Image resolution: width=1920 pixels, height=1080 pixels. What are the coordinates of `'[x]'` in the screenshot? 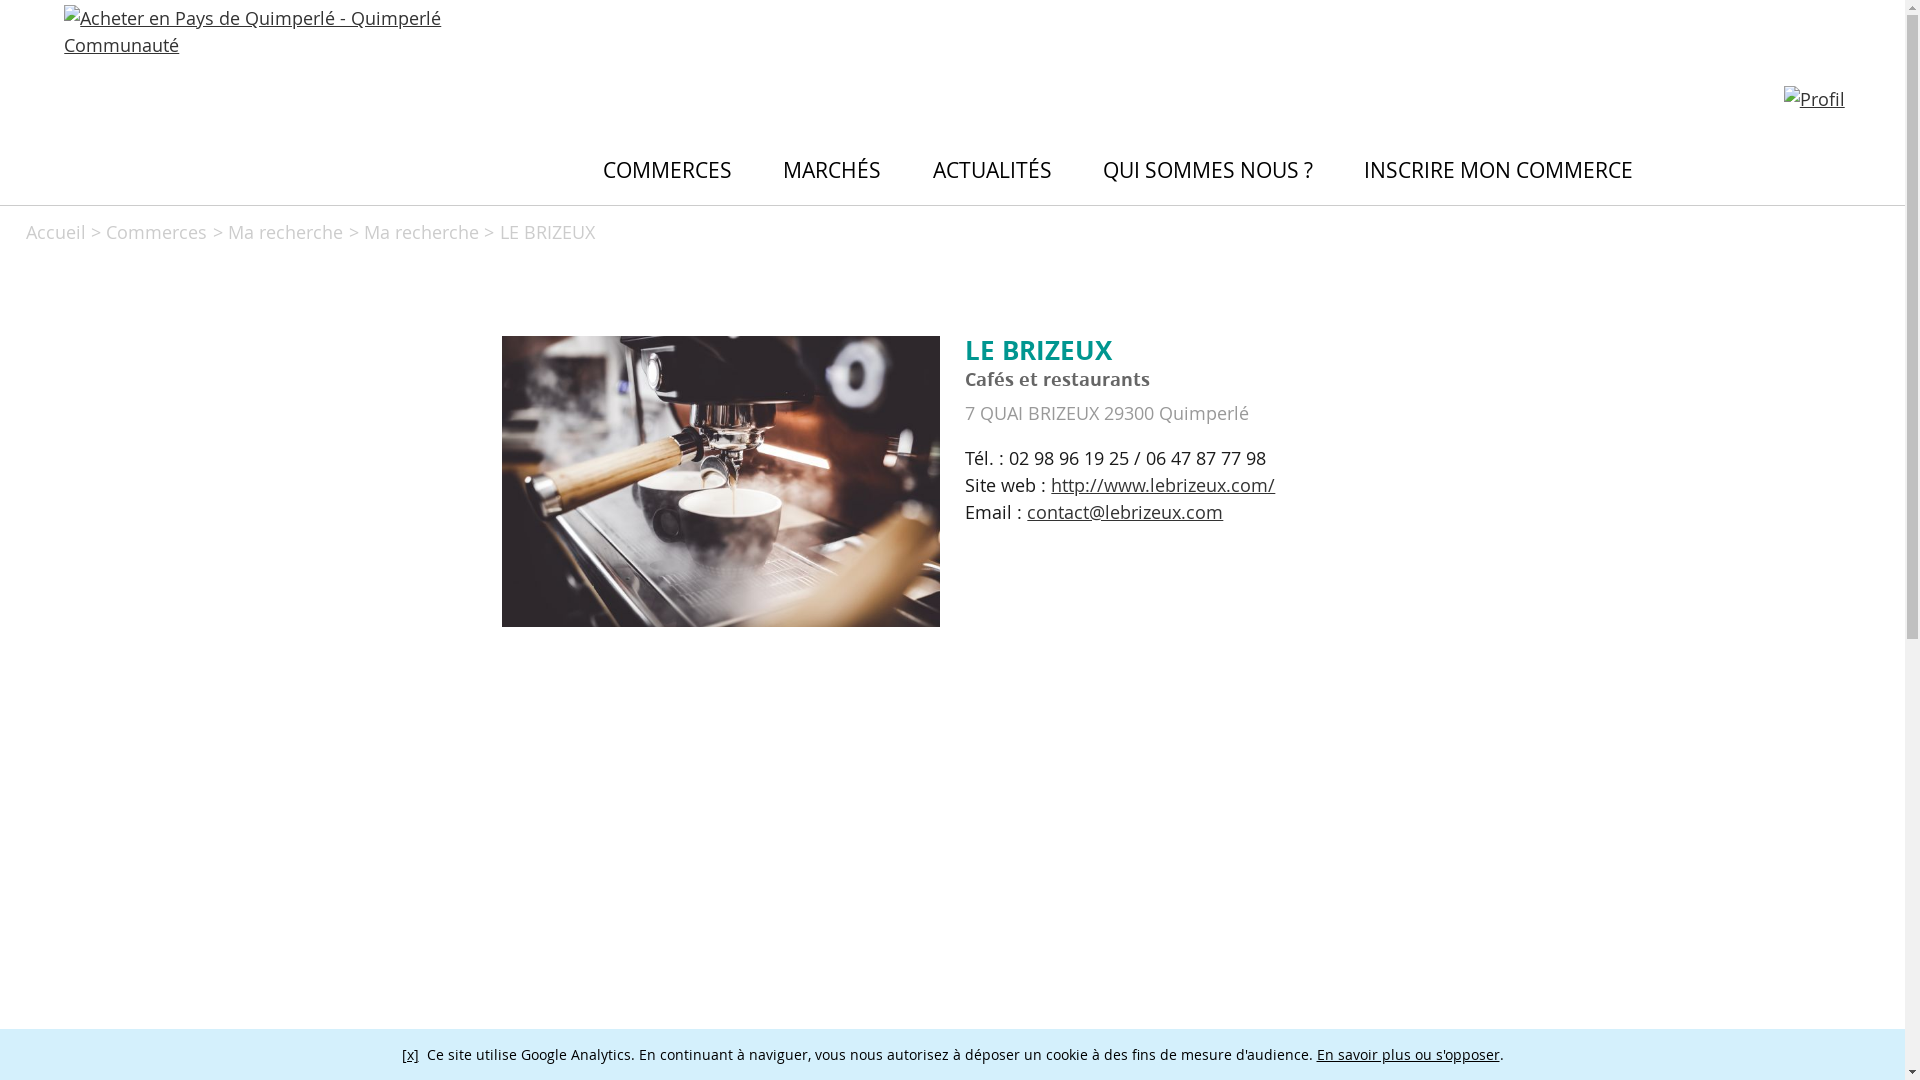 It's located at (409, 1053).